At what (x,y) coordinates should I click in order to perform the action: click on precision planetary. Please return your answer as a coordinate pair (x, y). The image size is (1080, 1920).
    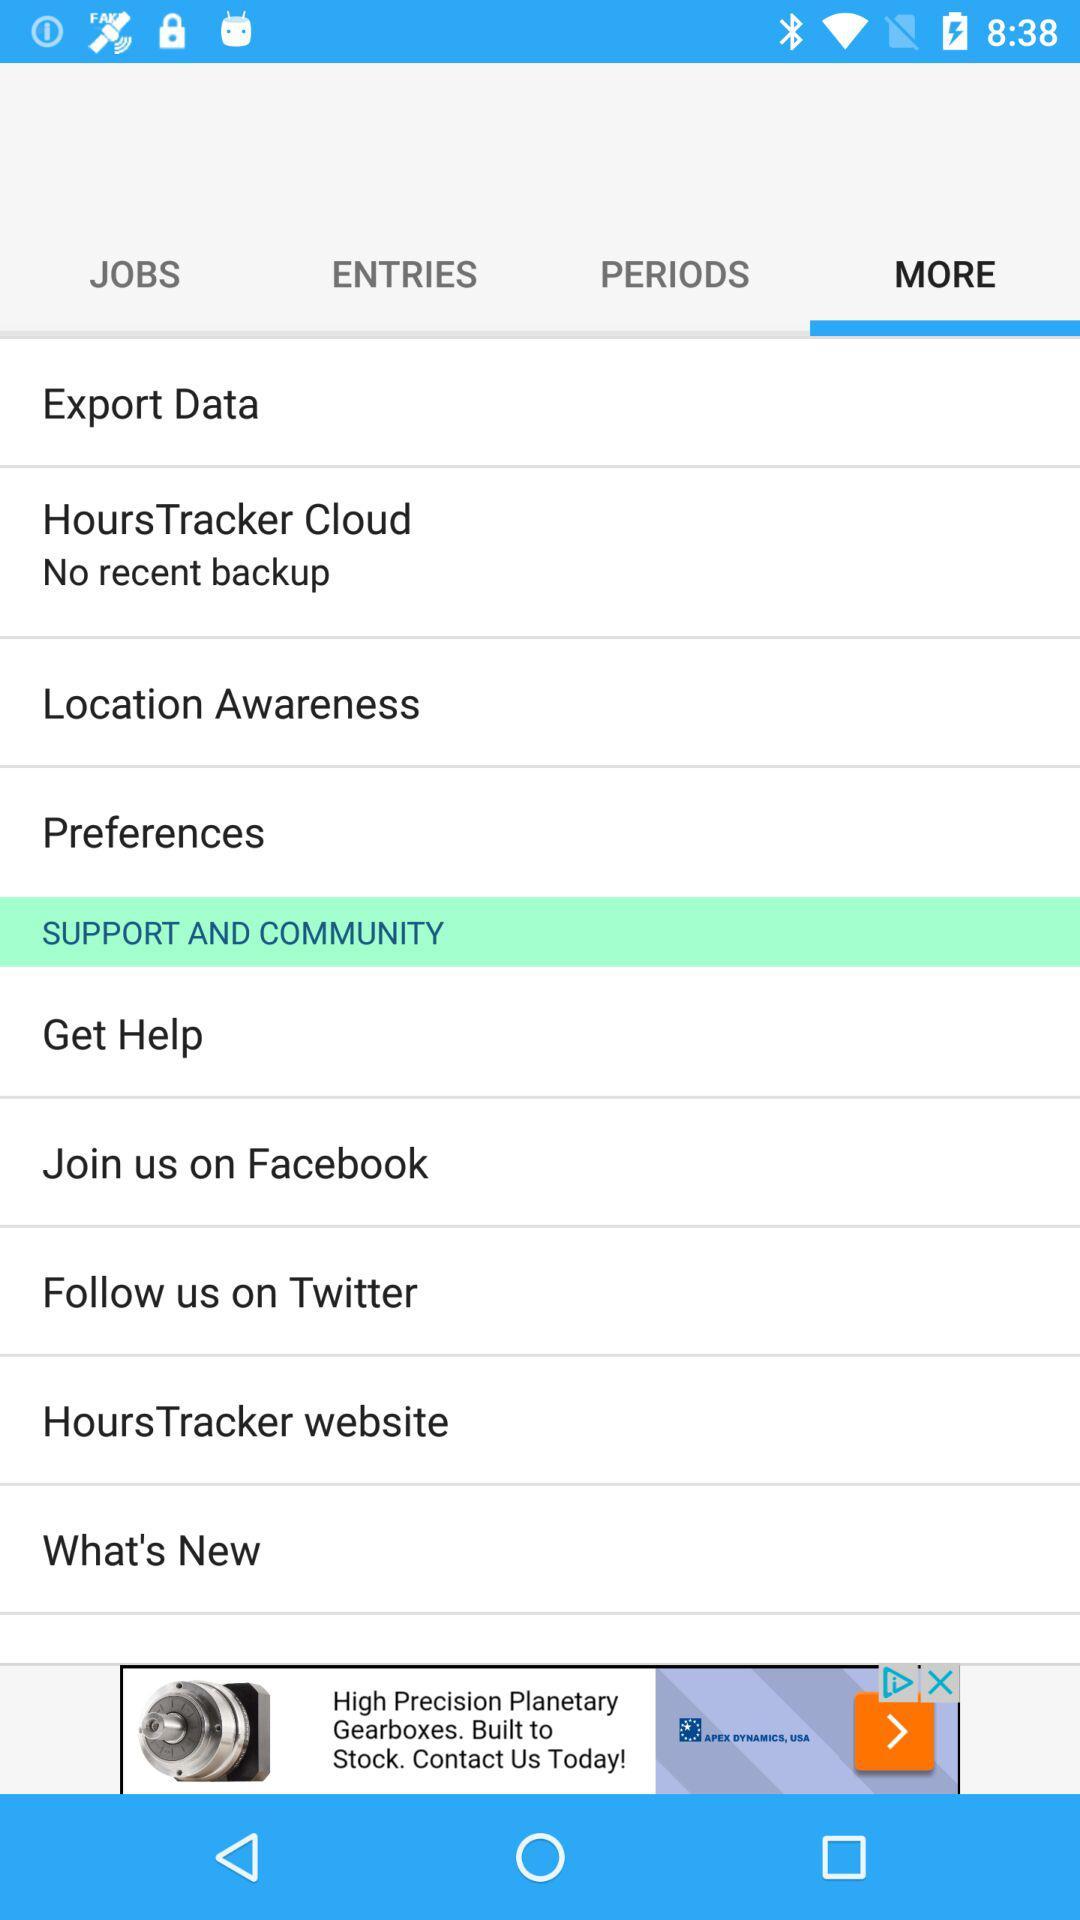
    Looking at the image, I should click on (540, 1727).